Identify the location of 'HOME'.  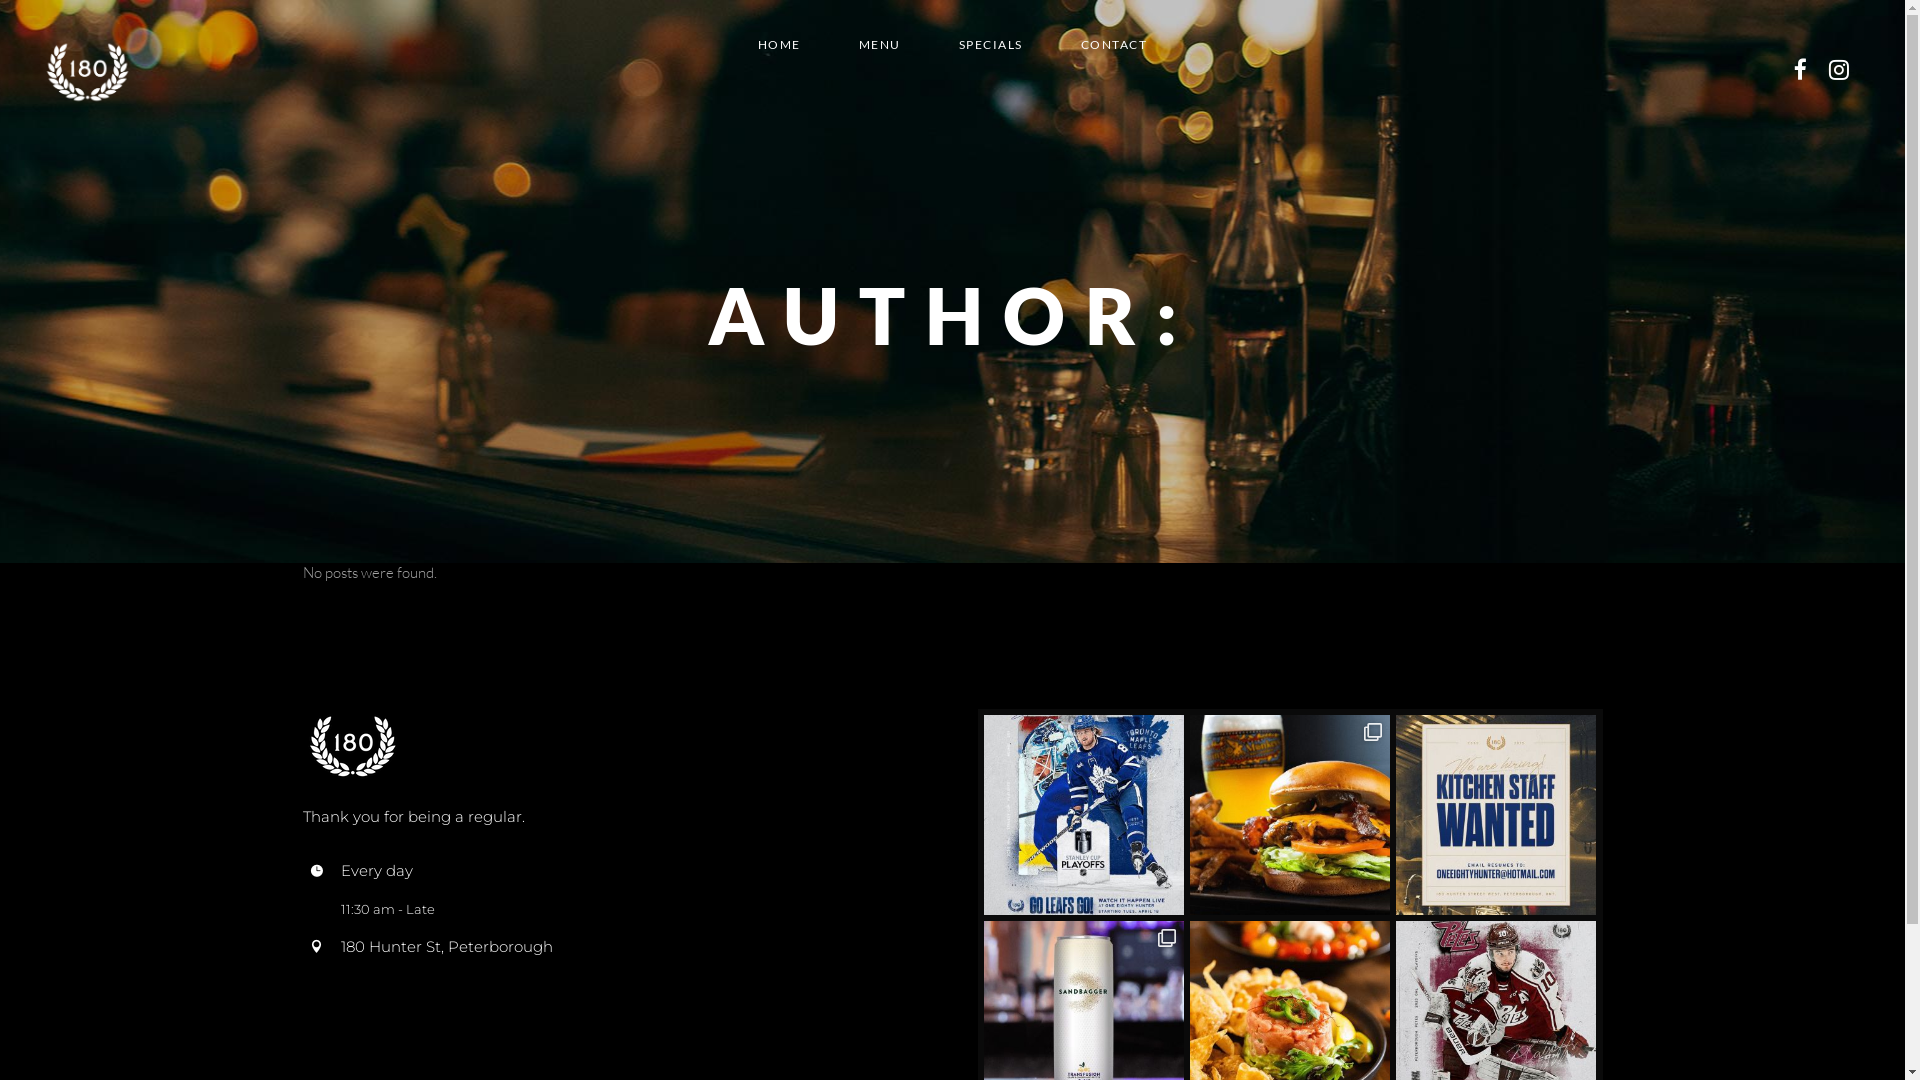
(778, 44).